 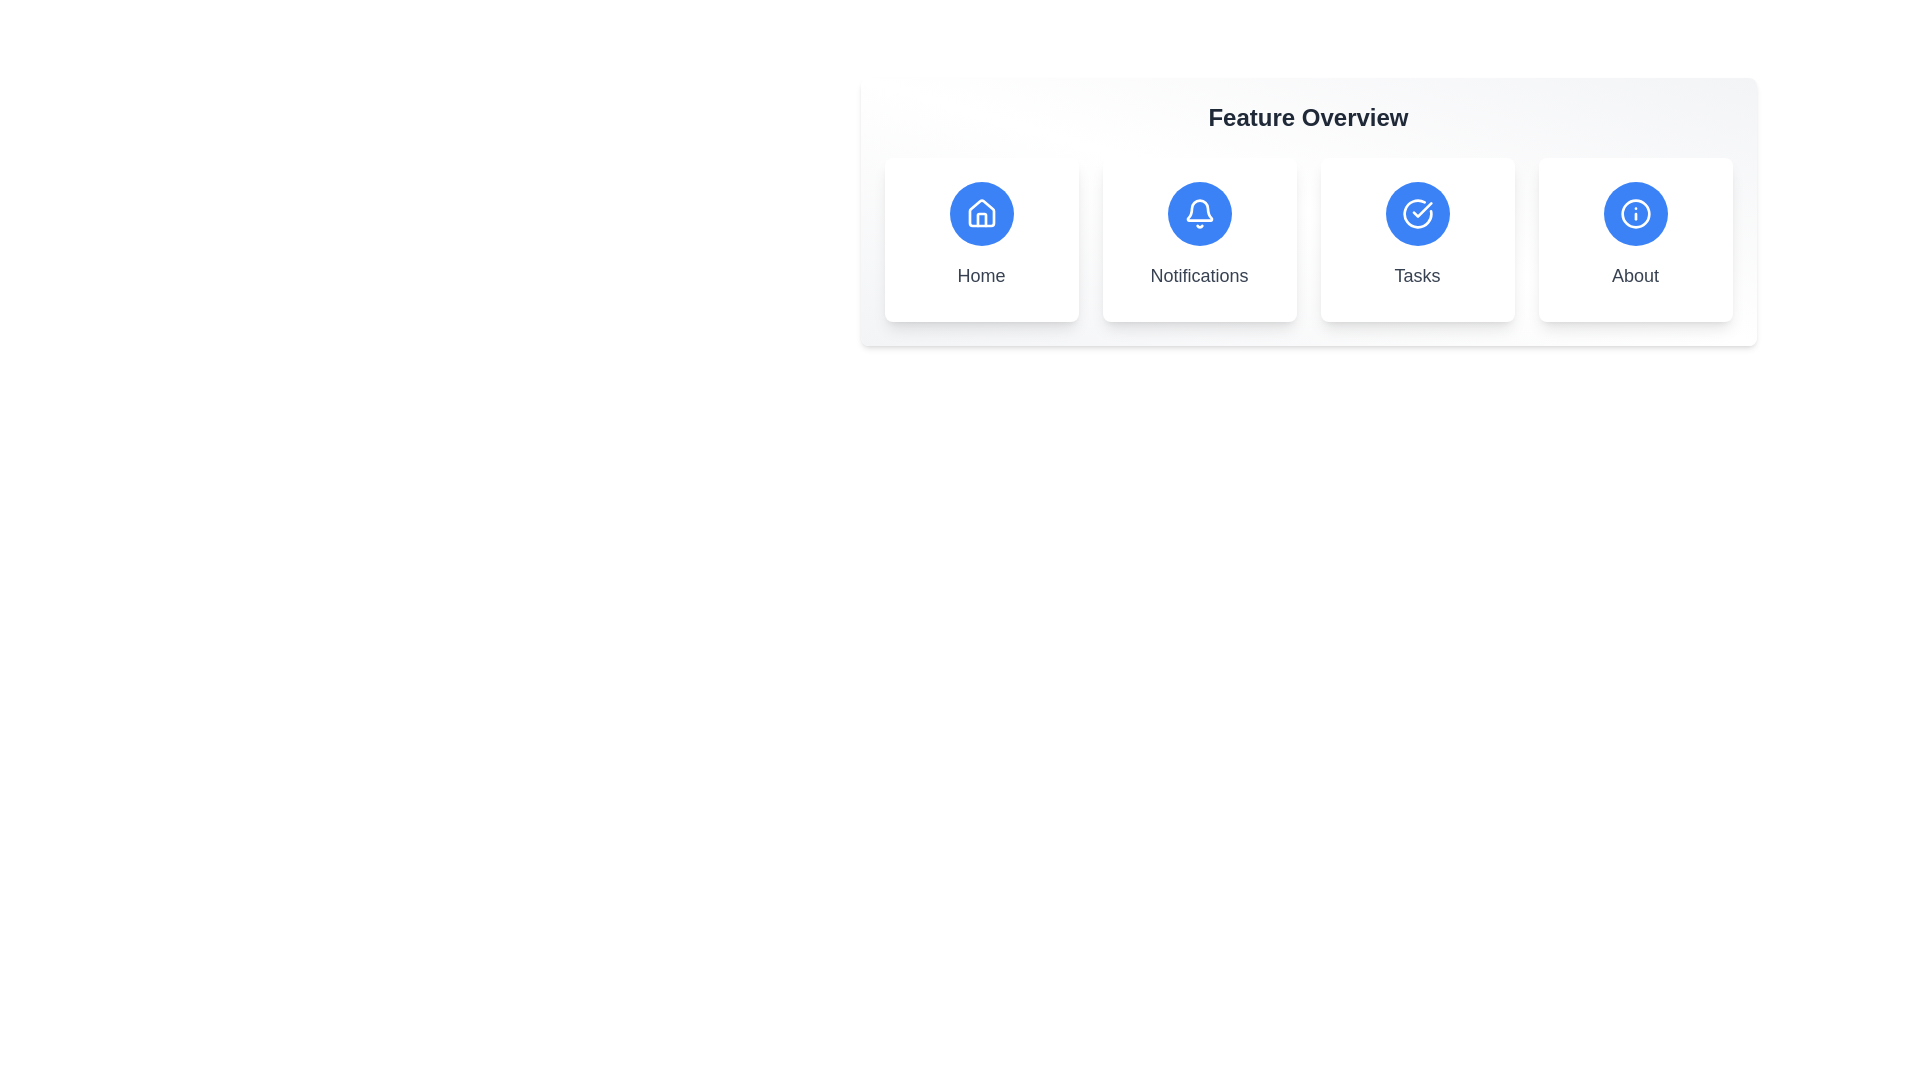 What do you see at coordinates (1635, 213) in the screenshot?
I see `the informational icon, which is a circular icon with a white 'i' symbol inside a blue circle, located in the 'About' section of the feature overview cards` at bounding box center [1635, 213].